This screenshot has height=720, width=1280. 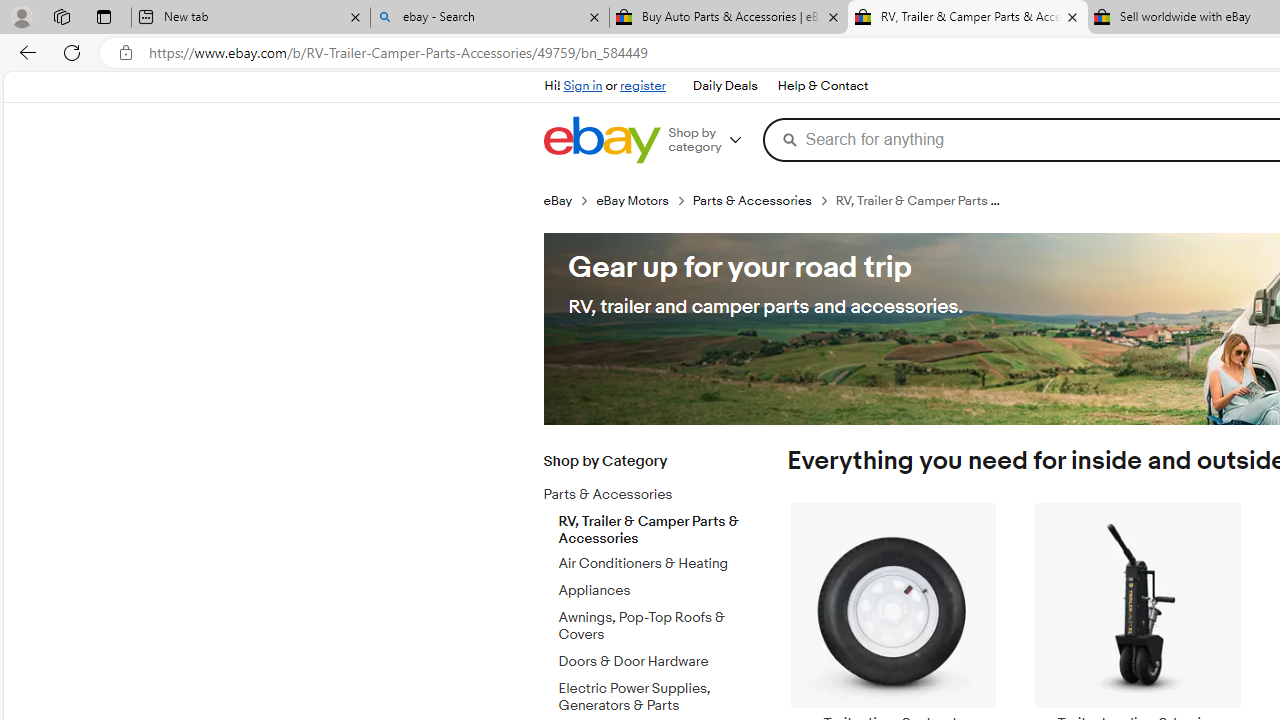 What do you see at coordinates (724, 86) in the screenshot?
I see `'Daily Deals'` at bounding box center [724, 86].